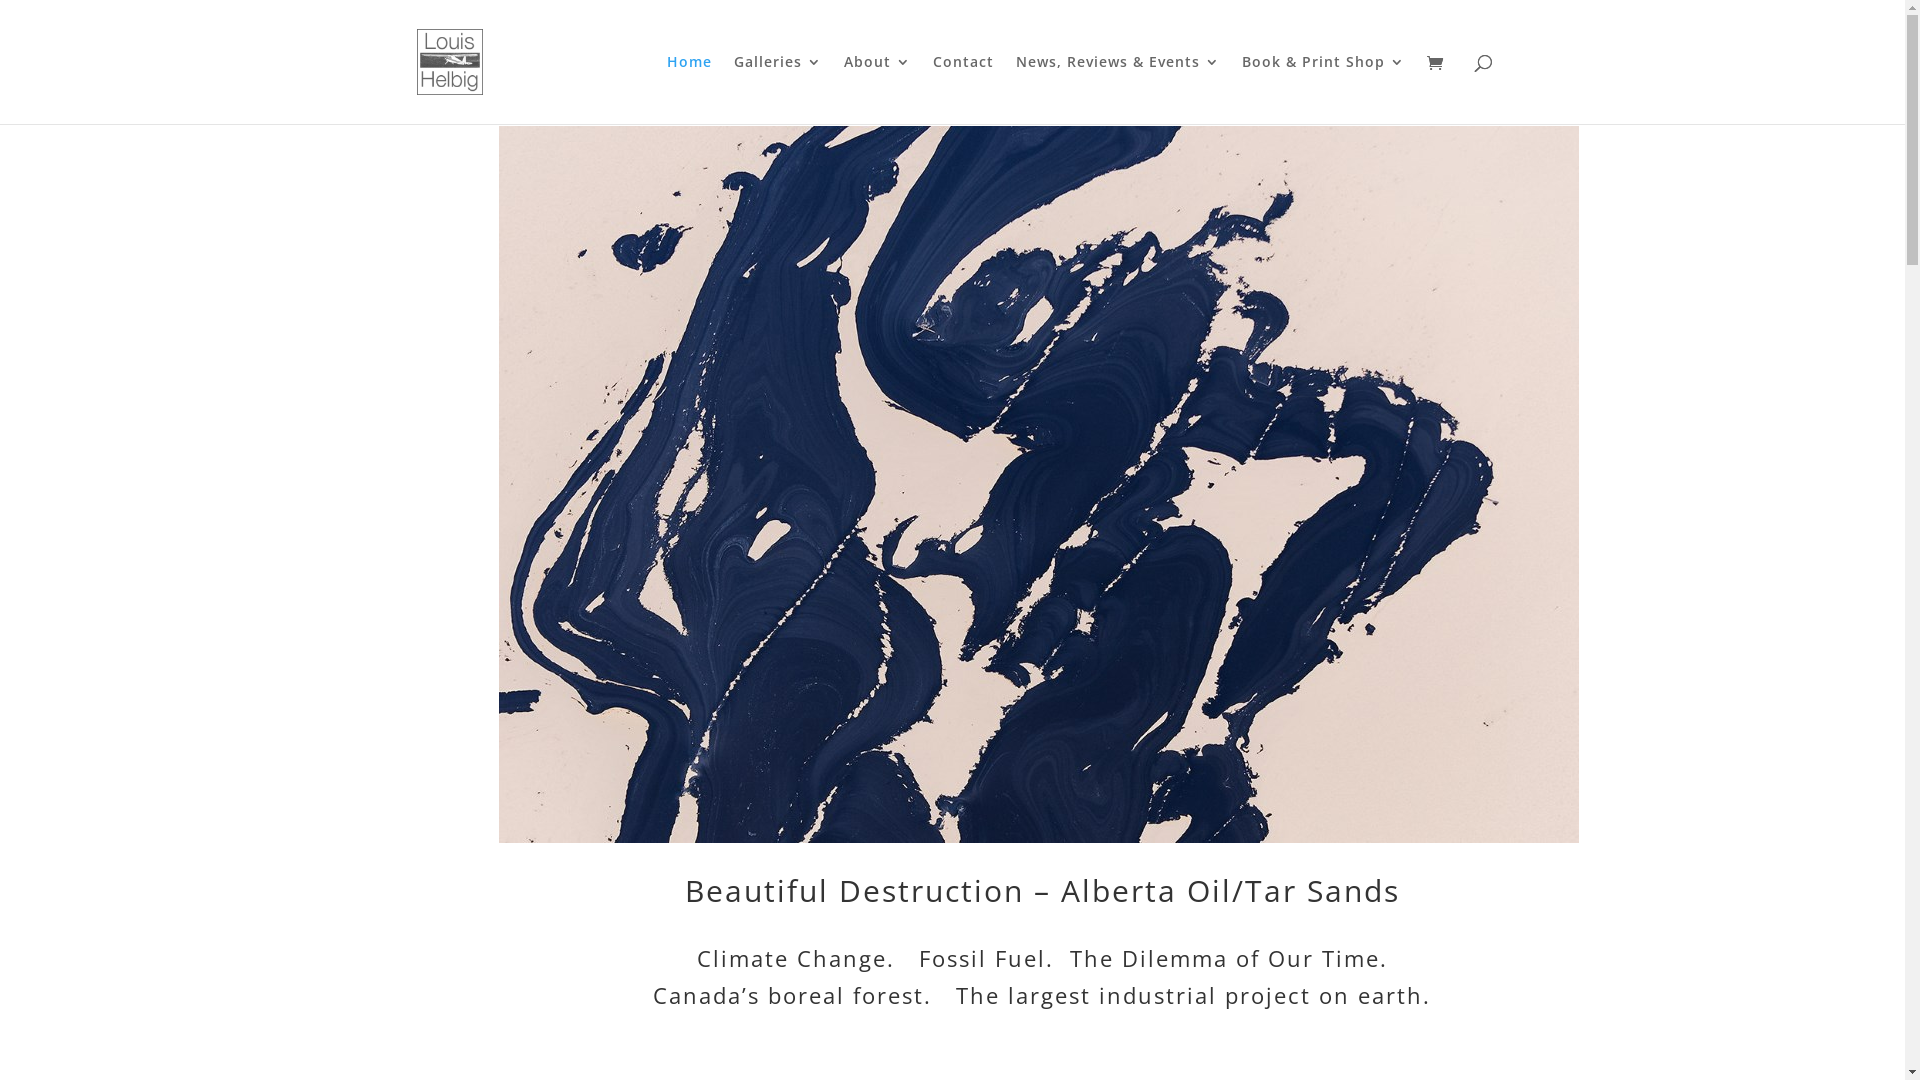 The height and width of the screenshot is (1080, 1920). What do you see at coordinates (688, 88) in the screenshot?
I see `'Home'` at bounding box center [688, 88].